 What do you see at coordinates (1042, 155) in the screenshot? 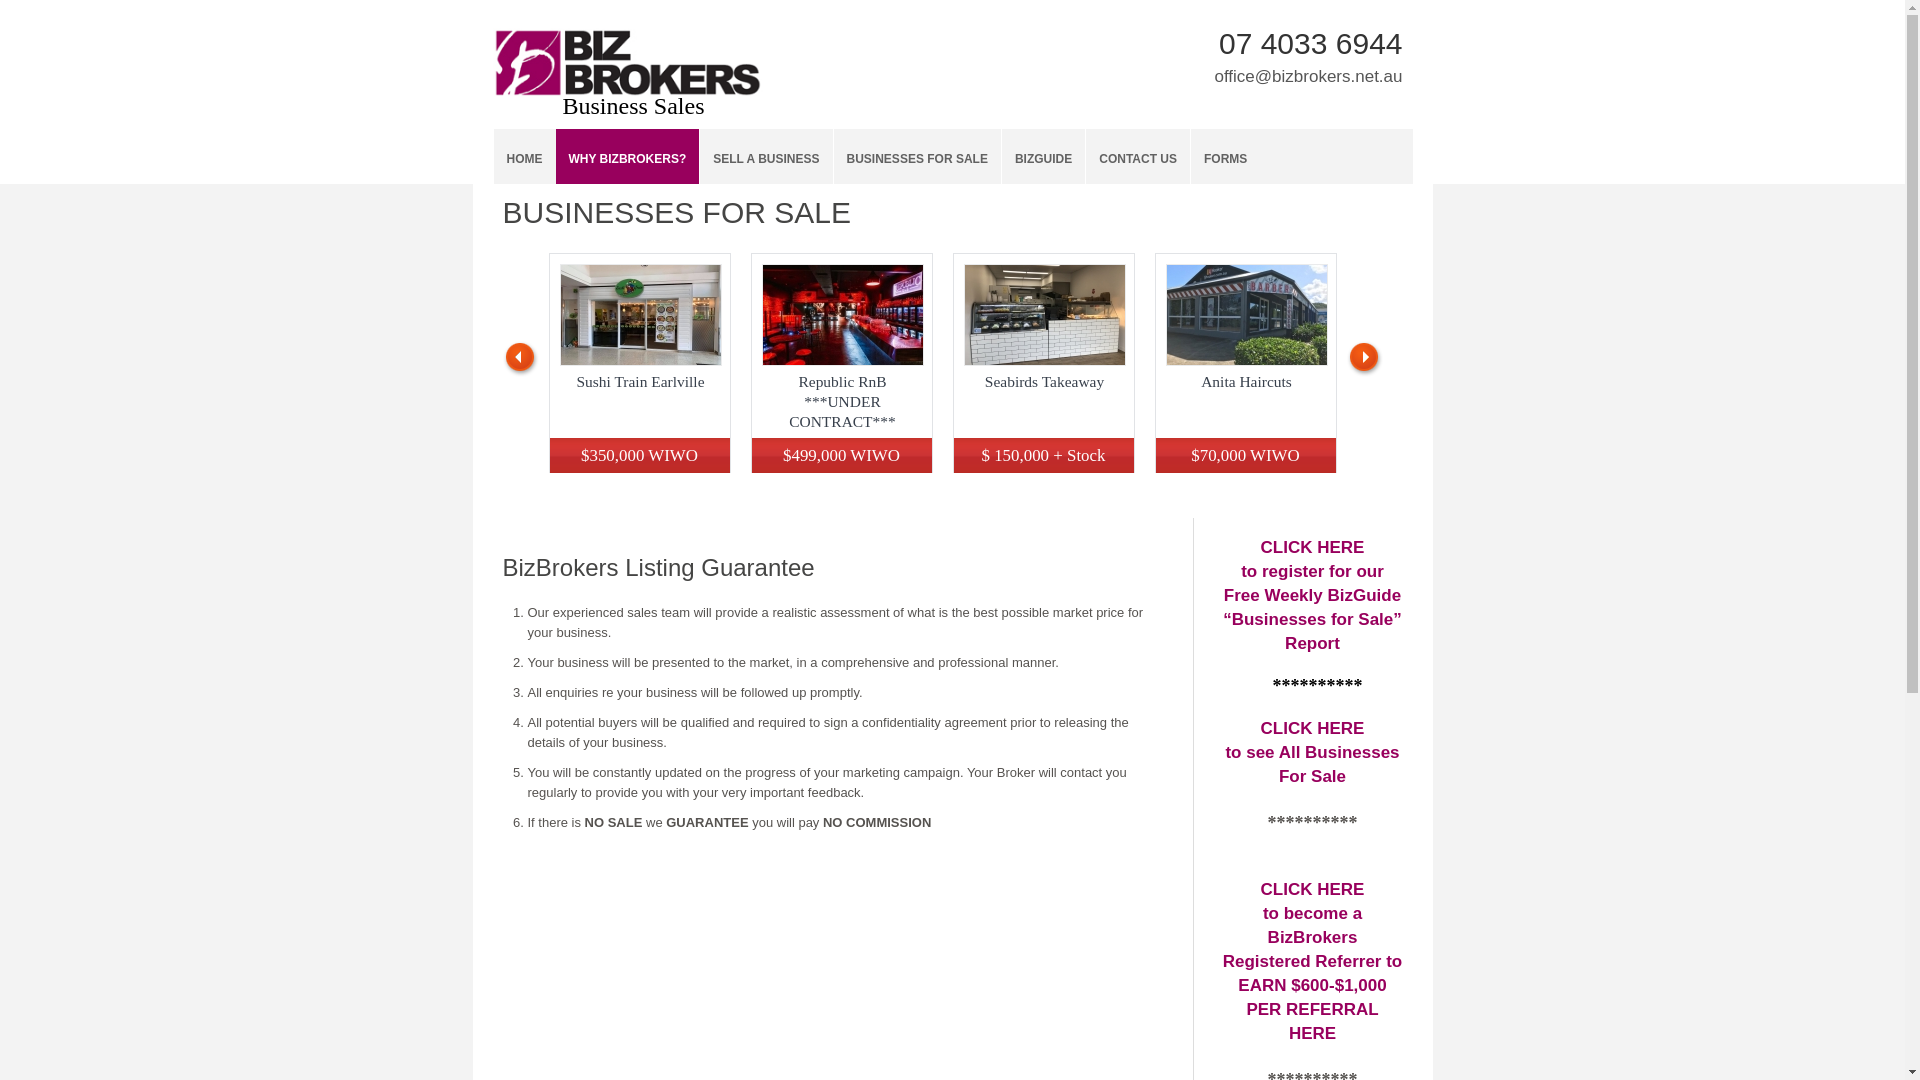
I see `'BIZGUIDE'` at bounding box center [1042, 155].